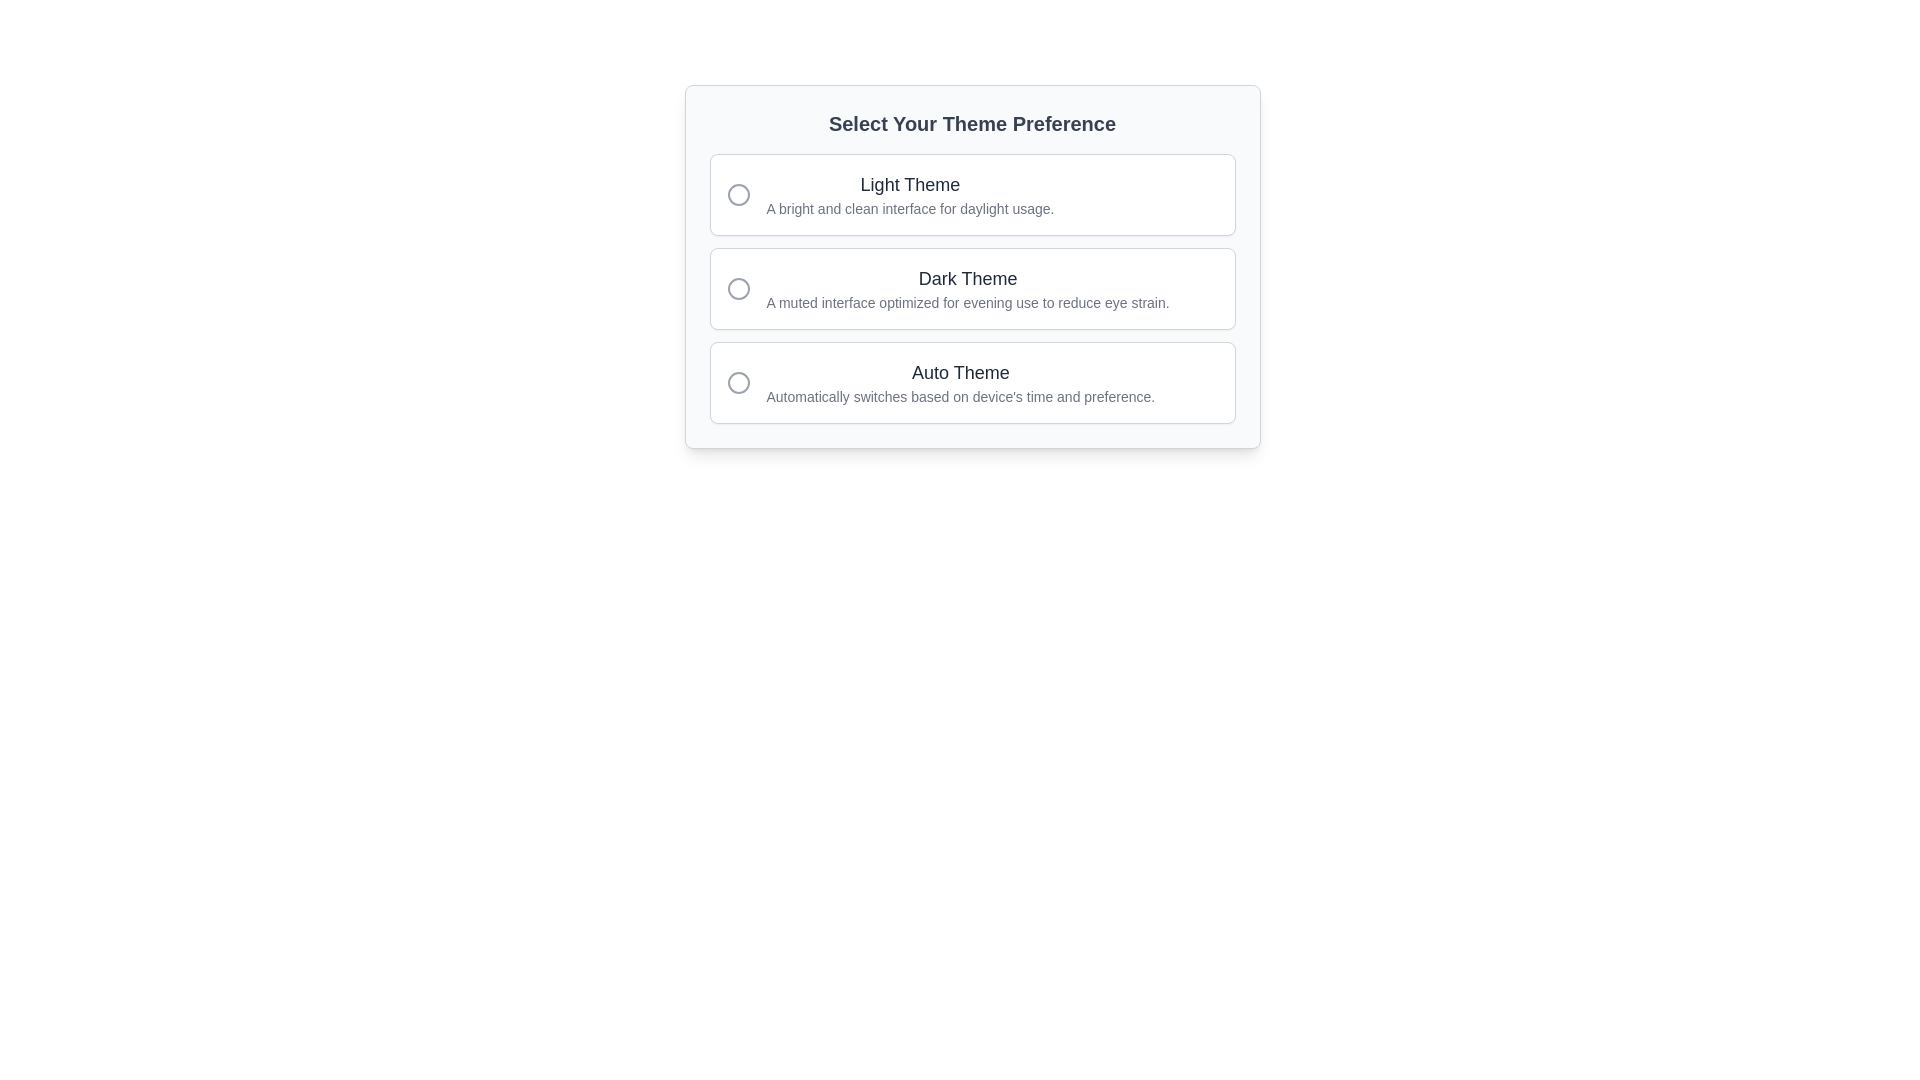  What do you see at coordinates (968, 278) in the screenshot?
I see `the 'Dark Theme' label in the middle section of the list-like layout, which precedes the descriptive text and is aligned with a circular radio button` at bounding box center [968, 278].